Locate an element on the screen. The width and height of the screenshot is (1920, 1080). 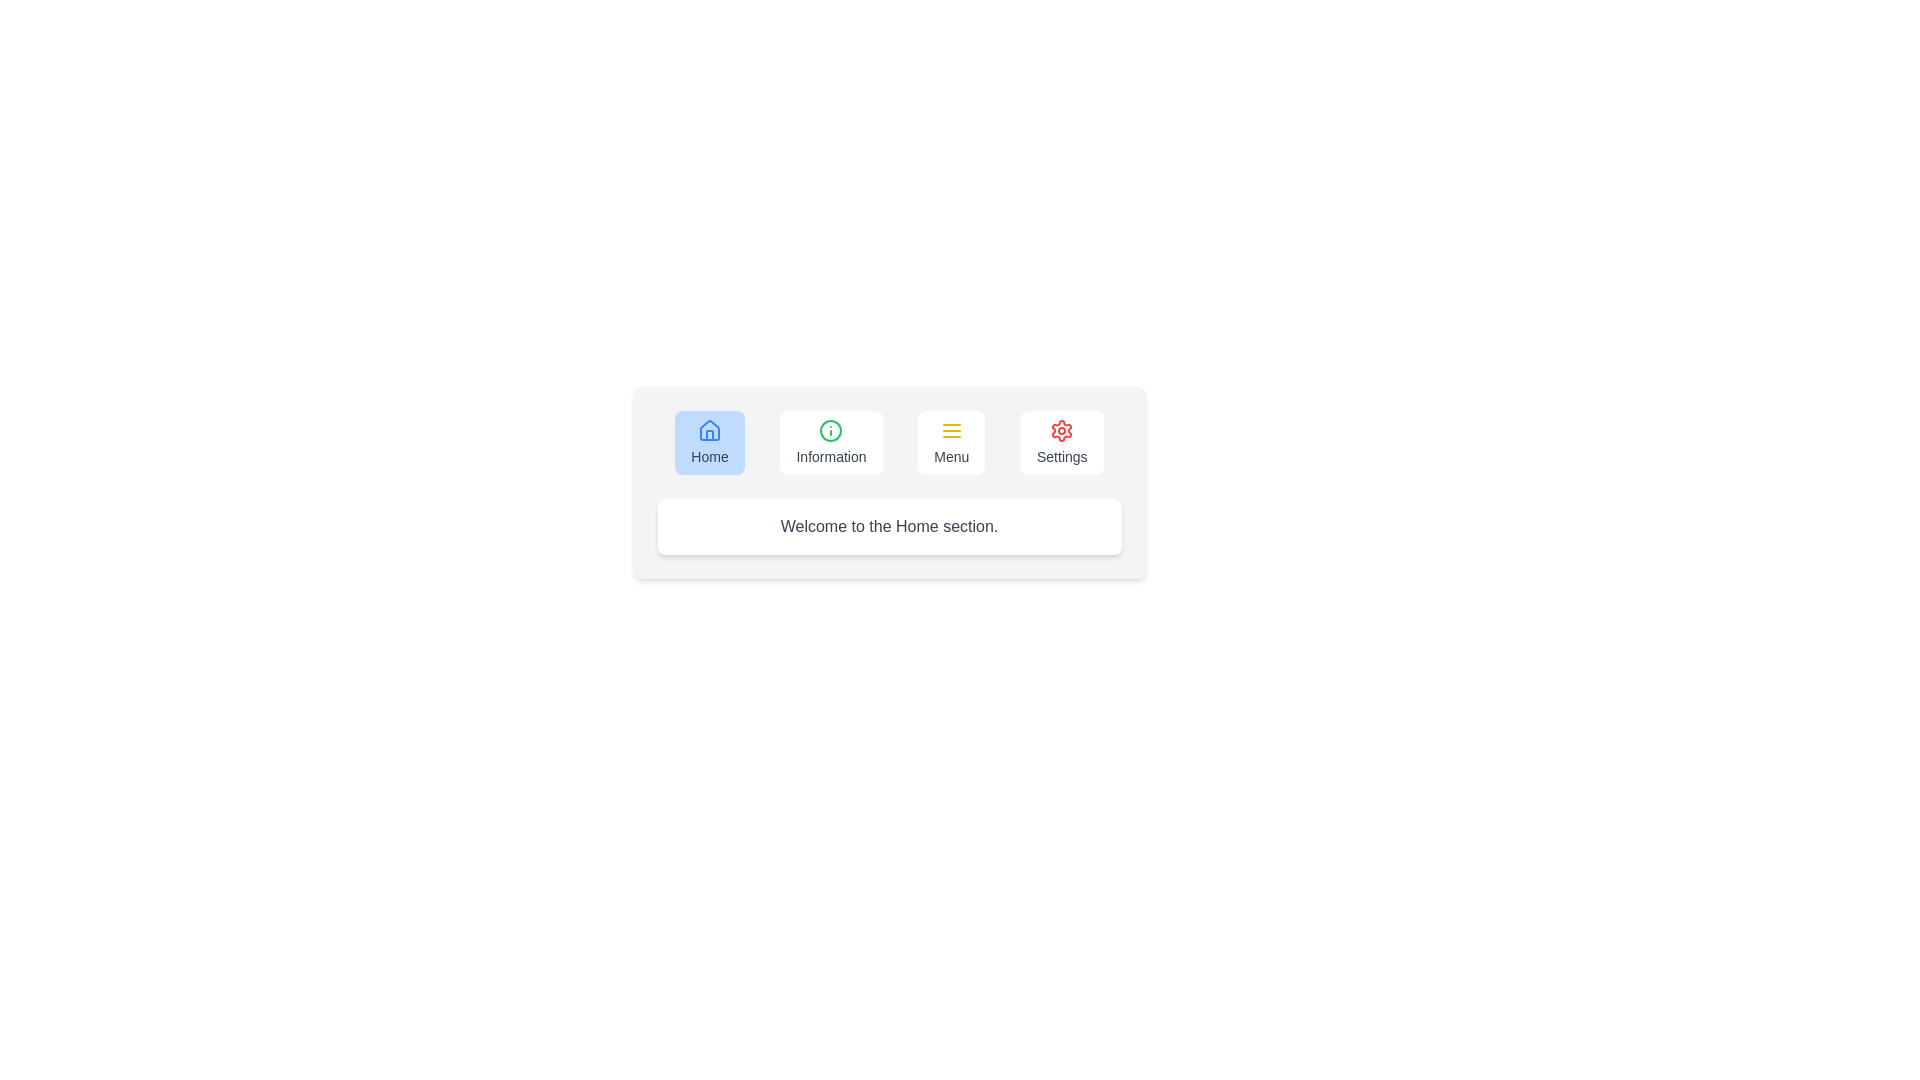
the button with a white background and a yellow menu icon labeled 'Menu' is located at coordinates (950, 442).